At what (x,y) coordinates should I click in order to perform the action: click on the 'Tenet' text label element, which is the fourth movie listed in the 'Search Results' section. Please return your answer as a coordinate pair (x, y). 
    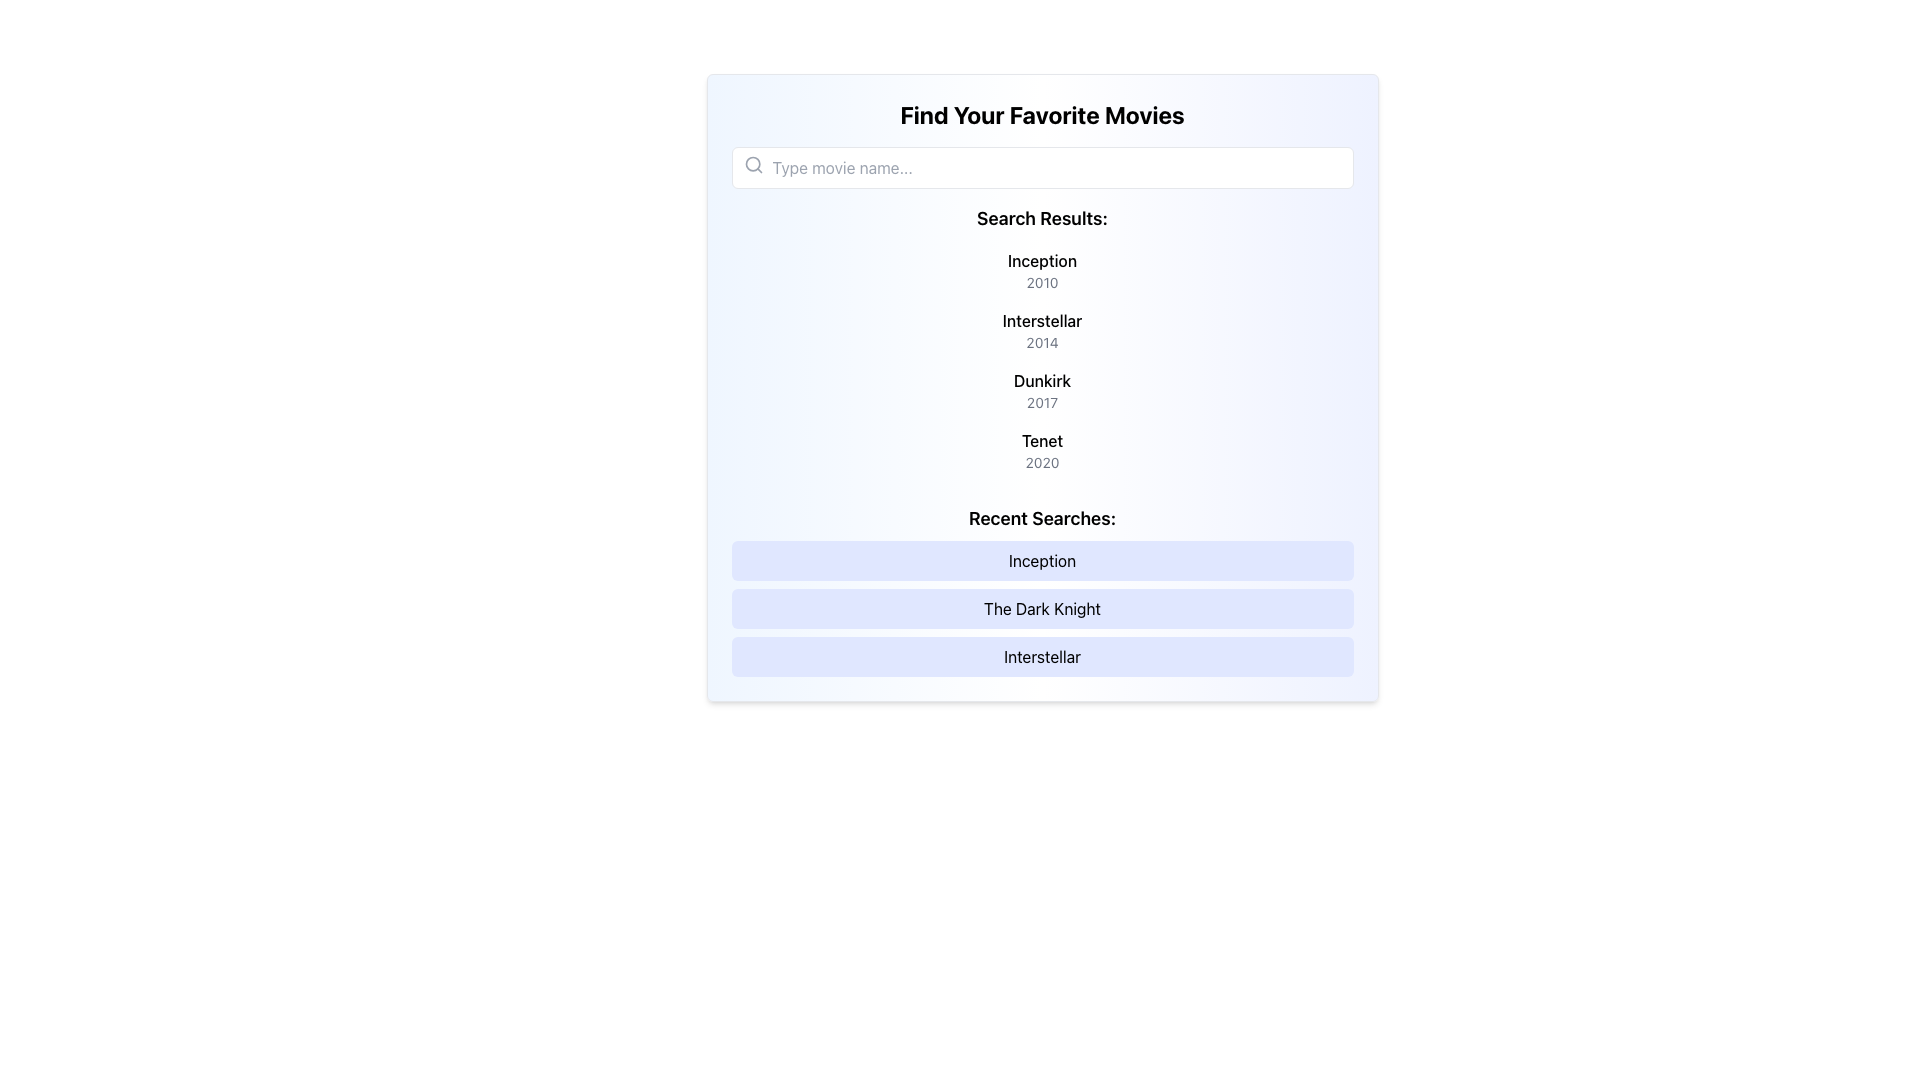
    Looking at the image, I should click on (1041, 439).